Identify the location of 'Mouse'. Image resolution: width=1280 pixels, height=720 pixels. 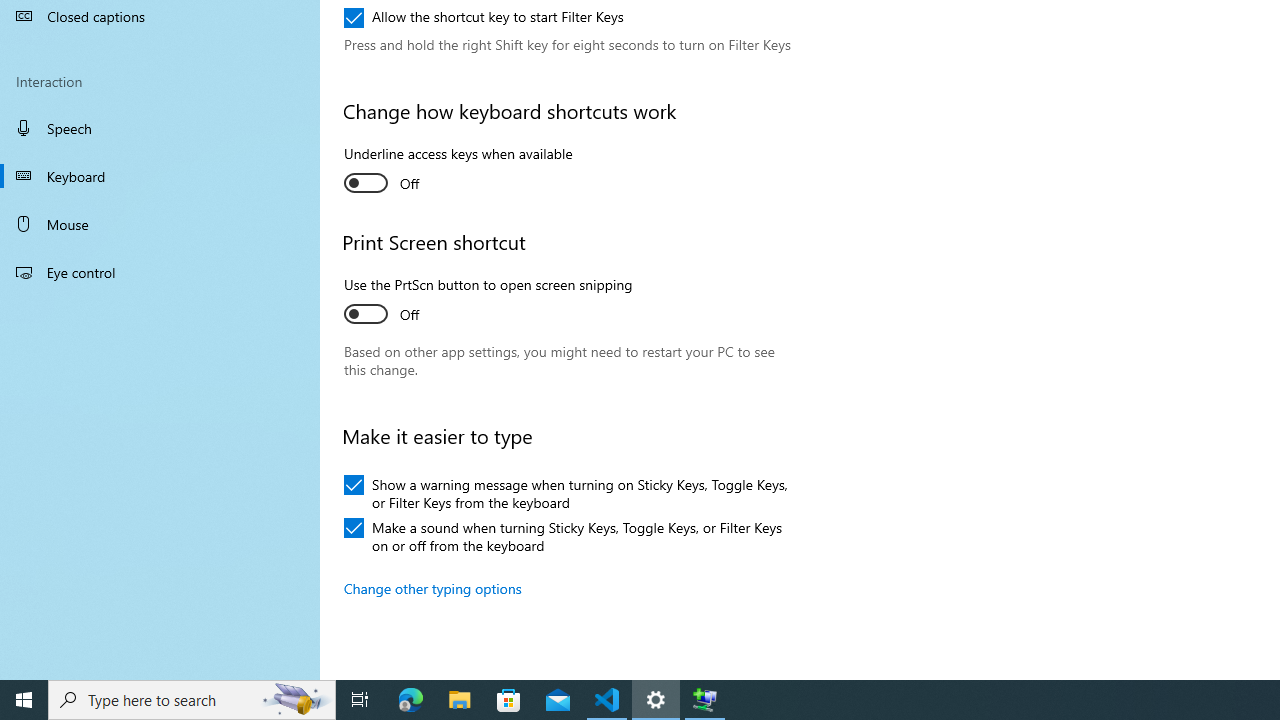
(160, 223).